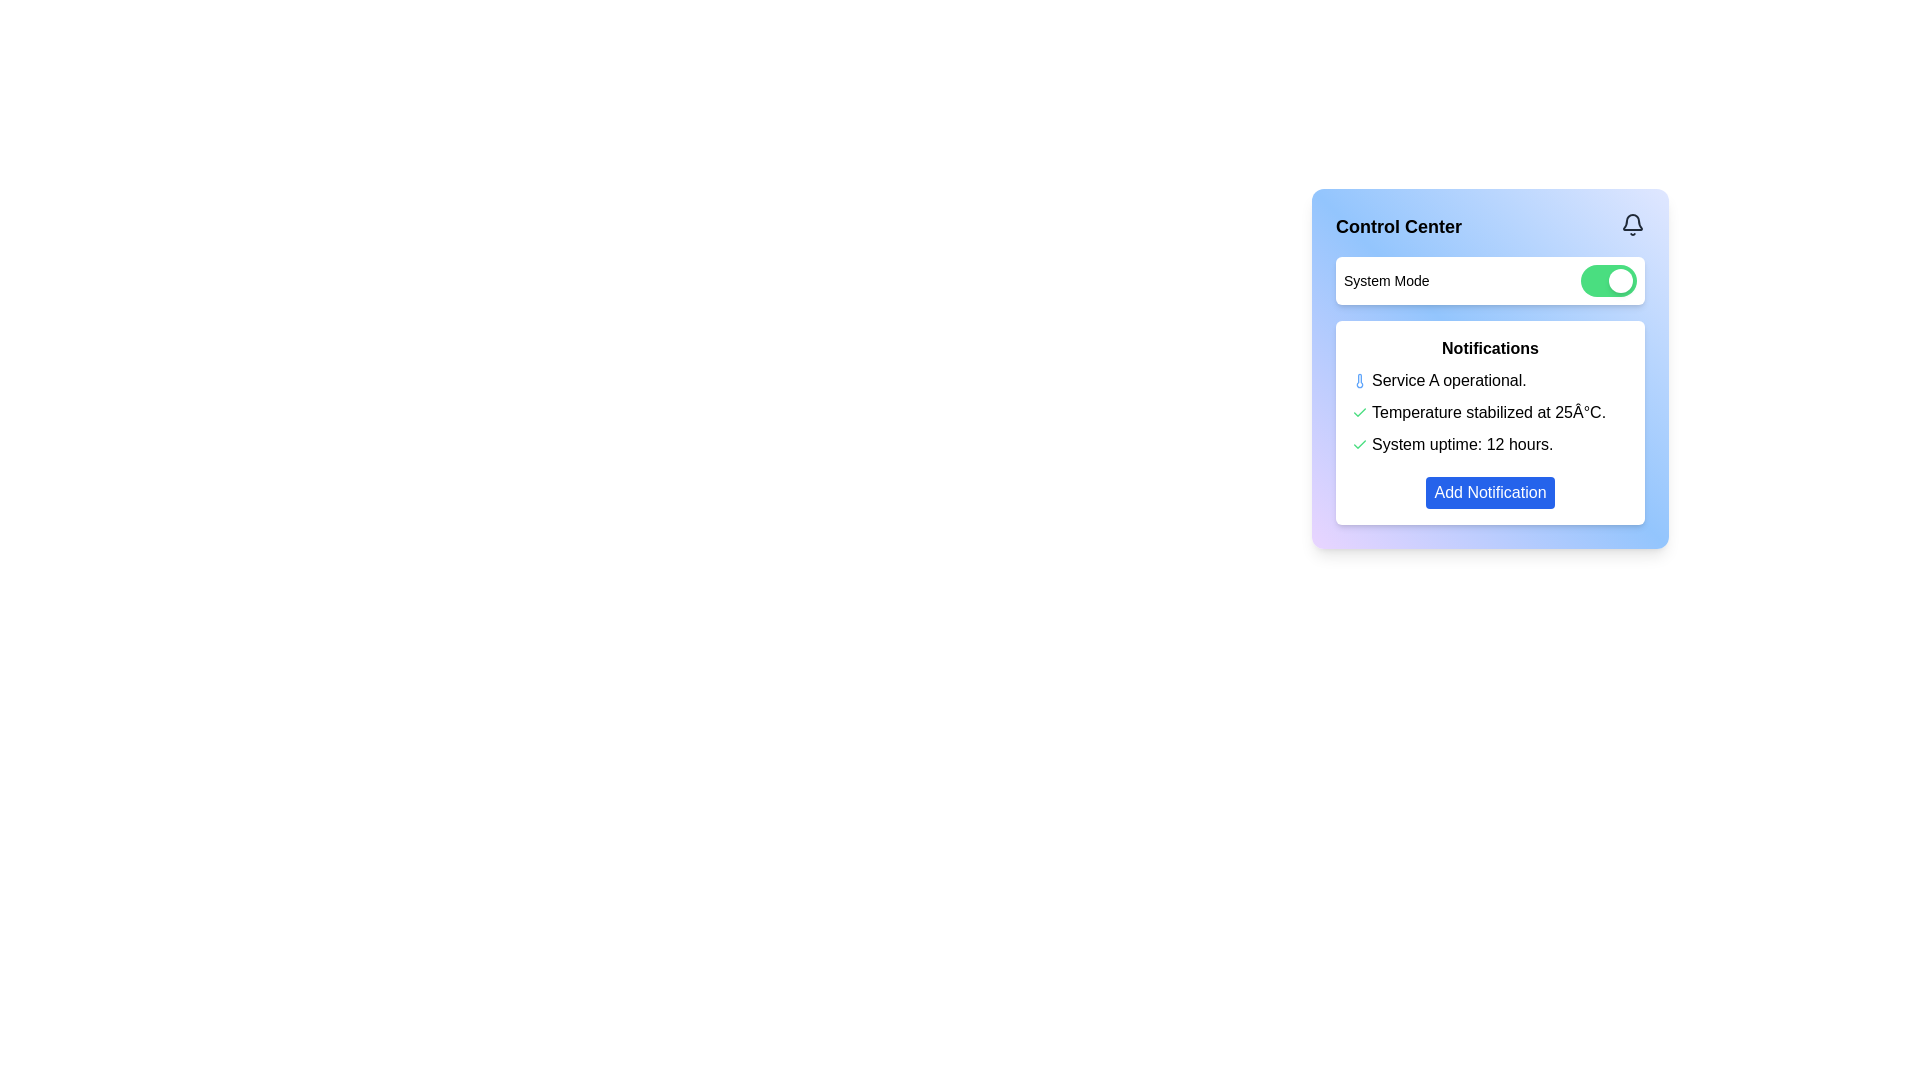  Describe the element at coordinates (1490, 281) in the screenshot. I see `the 'System Mode' toggle switch in the Control Center` at that location.